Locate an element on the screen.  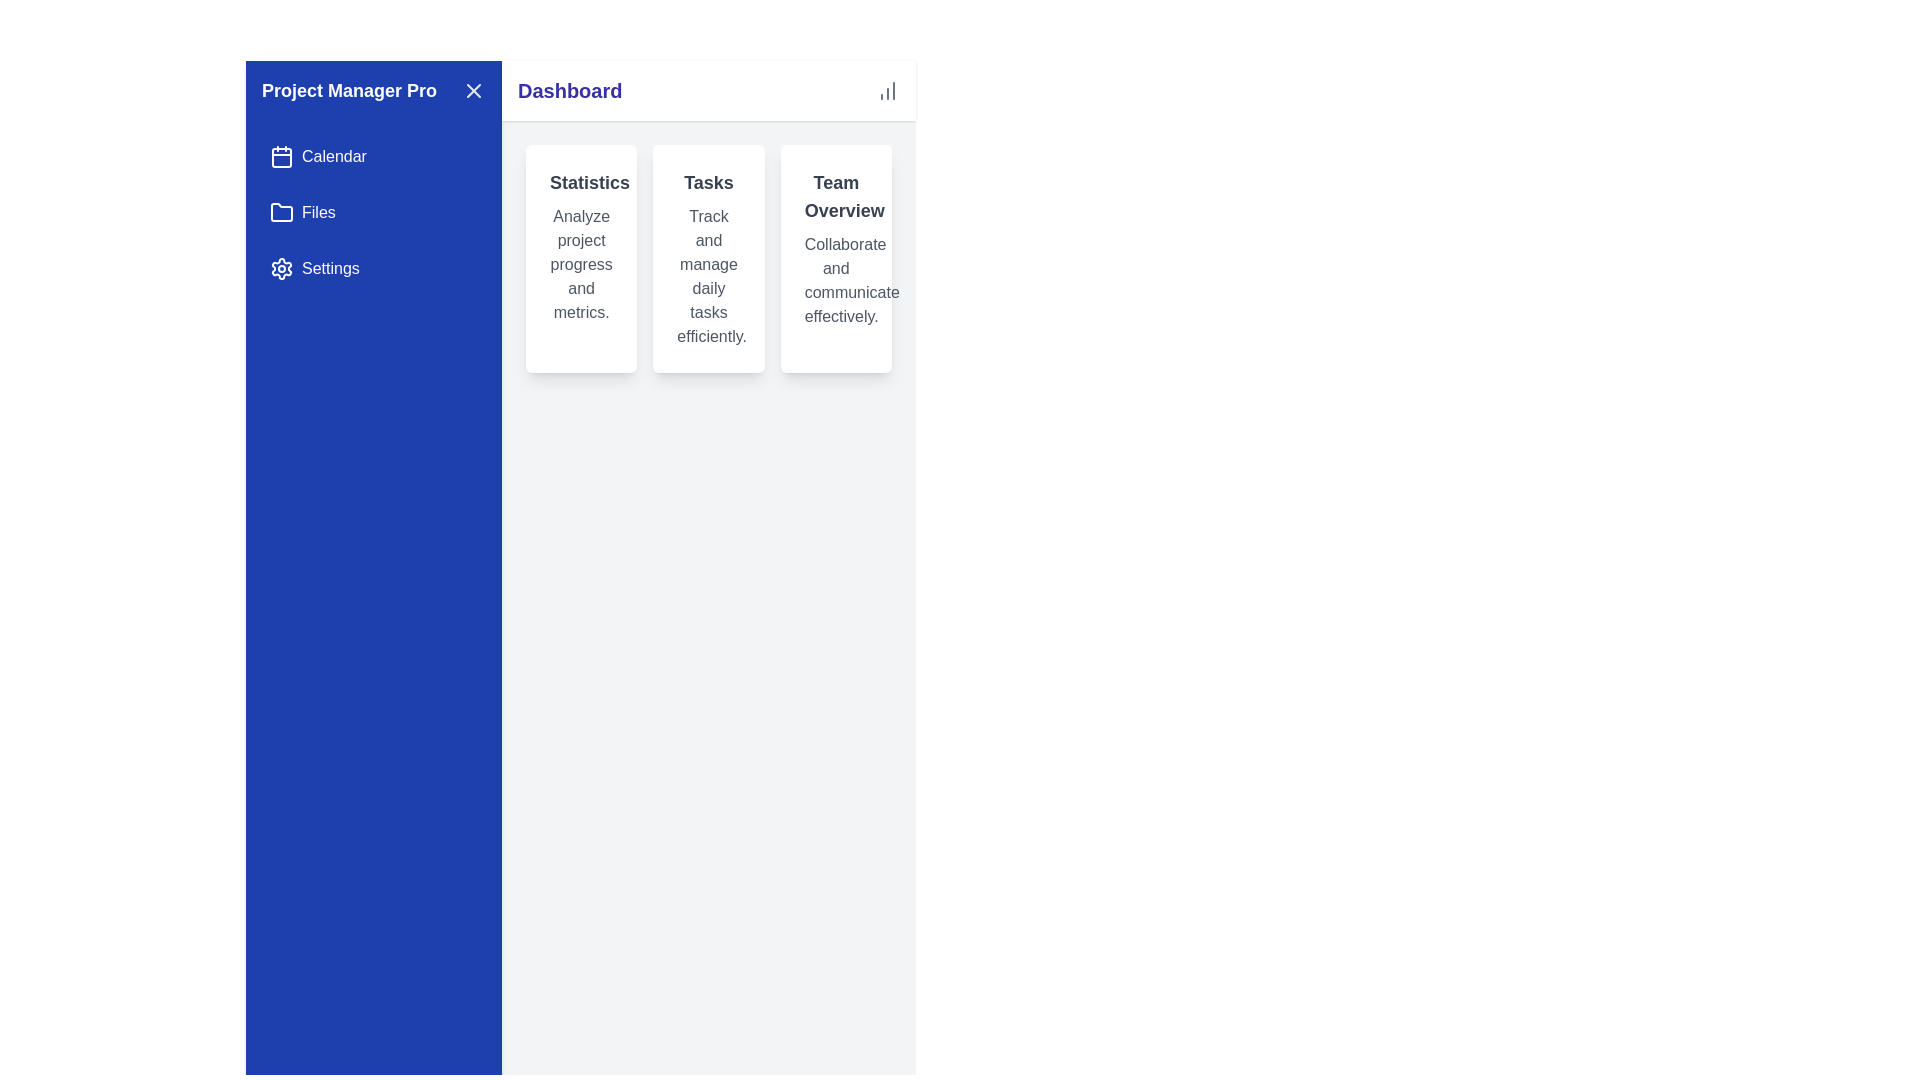
the 'Files' button located in the vertical menu of the left sidebar, which is positioned below the 'Calendar' item and above the 'Settings' item is located at coordinates (374, 212).